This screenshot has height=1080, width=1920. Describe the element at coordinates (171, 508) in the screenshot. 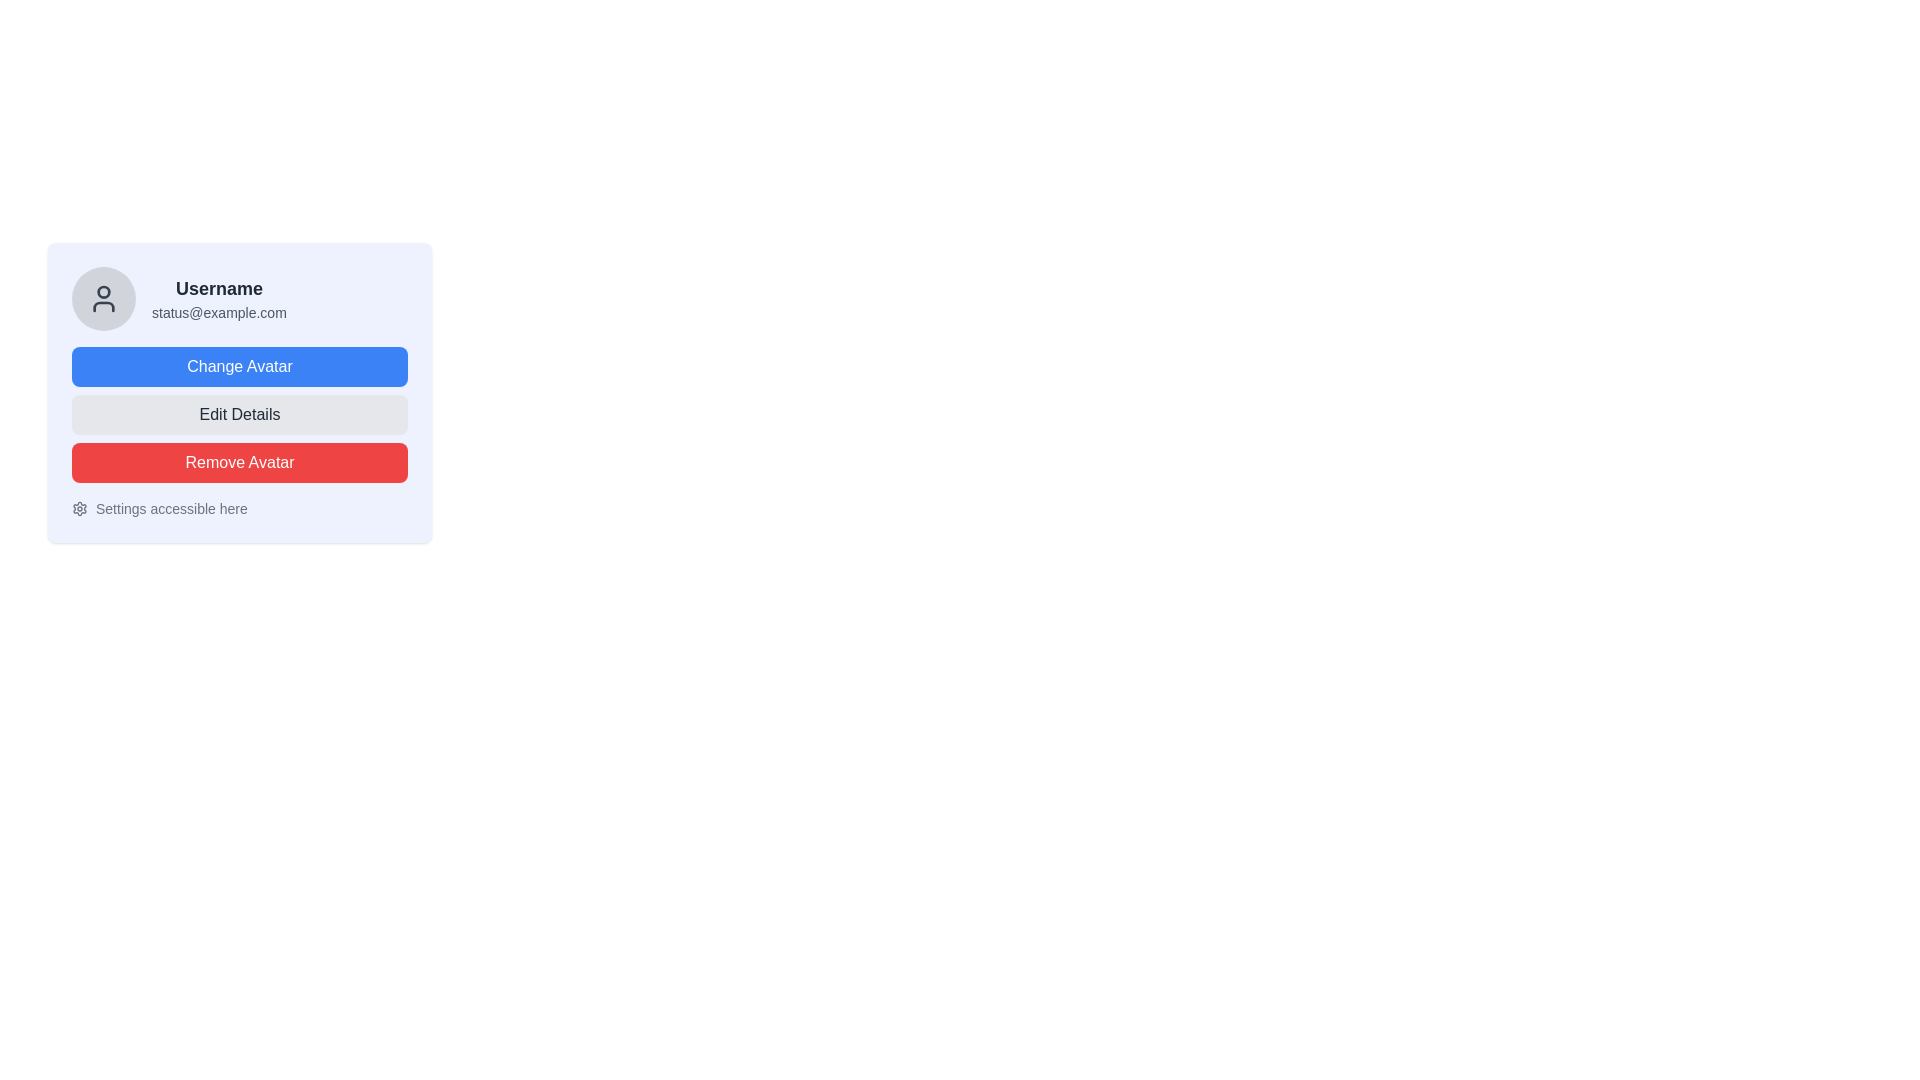

I see `the label text element that reads 'Settings accessible here', which is styled with a small gray font and is positioned to the right of a gear icon in the profile settings interface` at that location.